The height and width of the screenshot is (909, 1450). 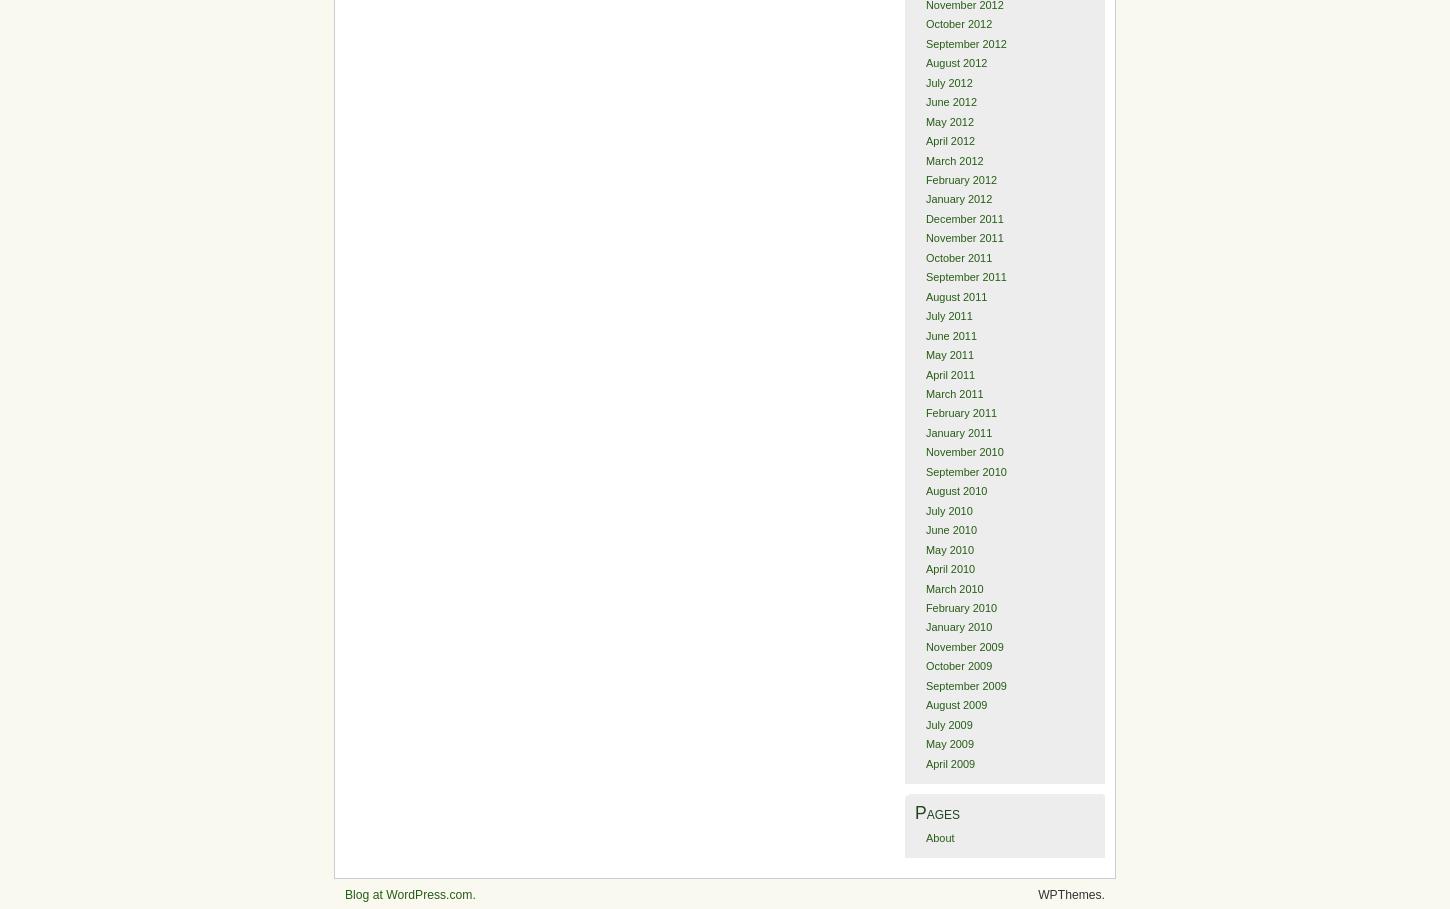 What do you see at coordinates (947, 80) in the screenshot?
I see `'July 2012'` at bounding box center [947, 80].